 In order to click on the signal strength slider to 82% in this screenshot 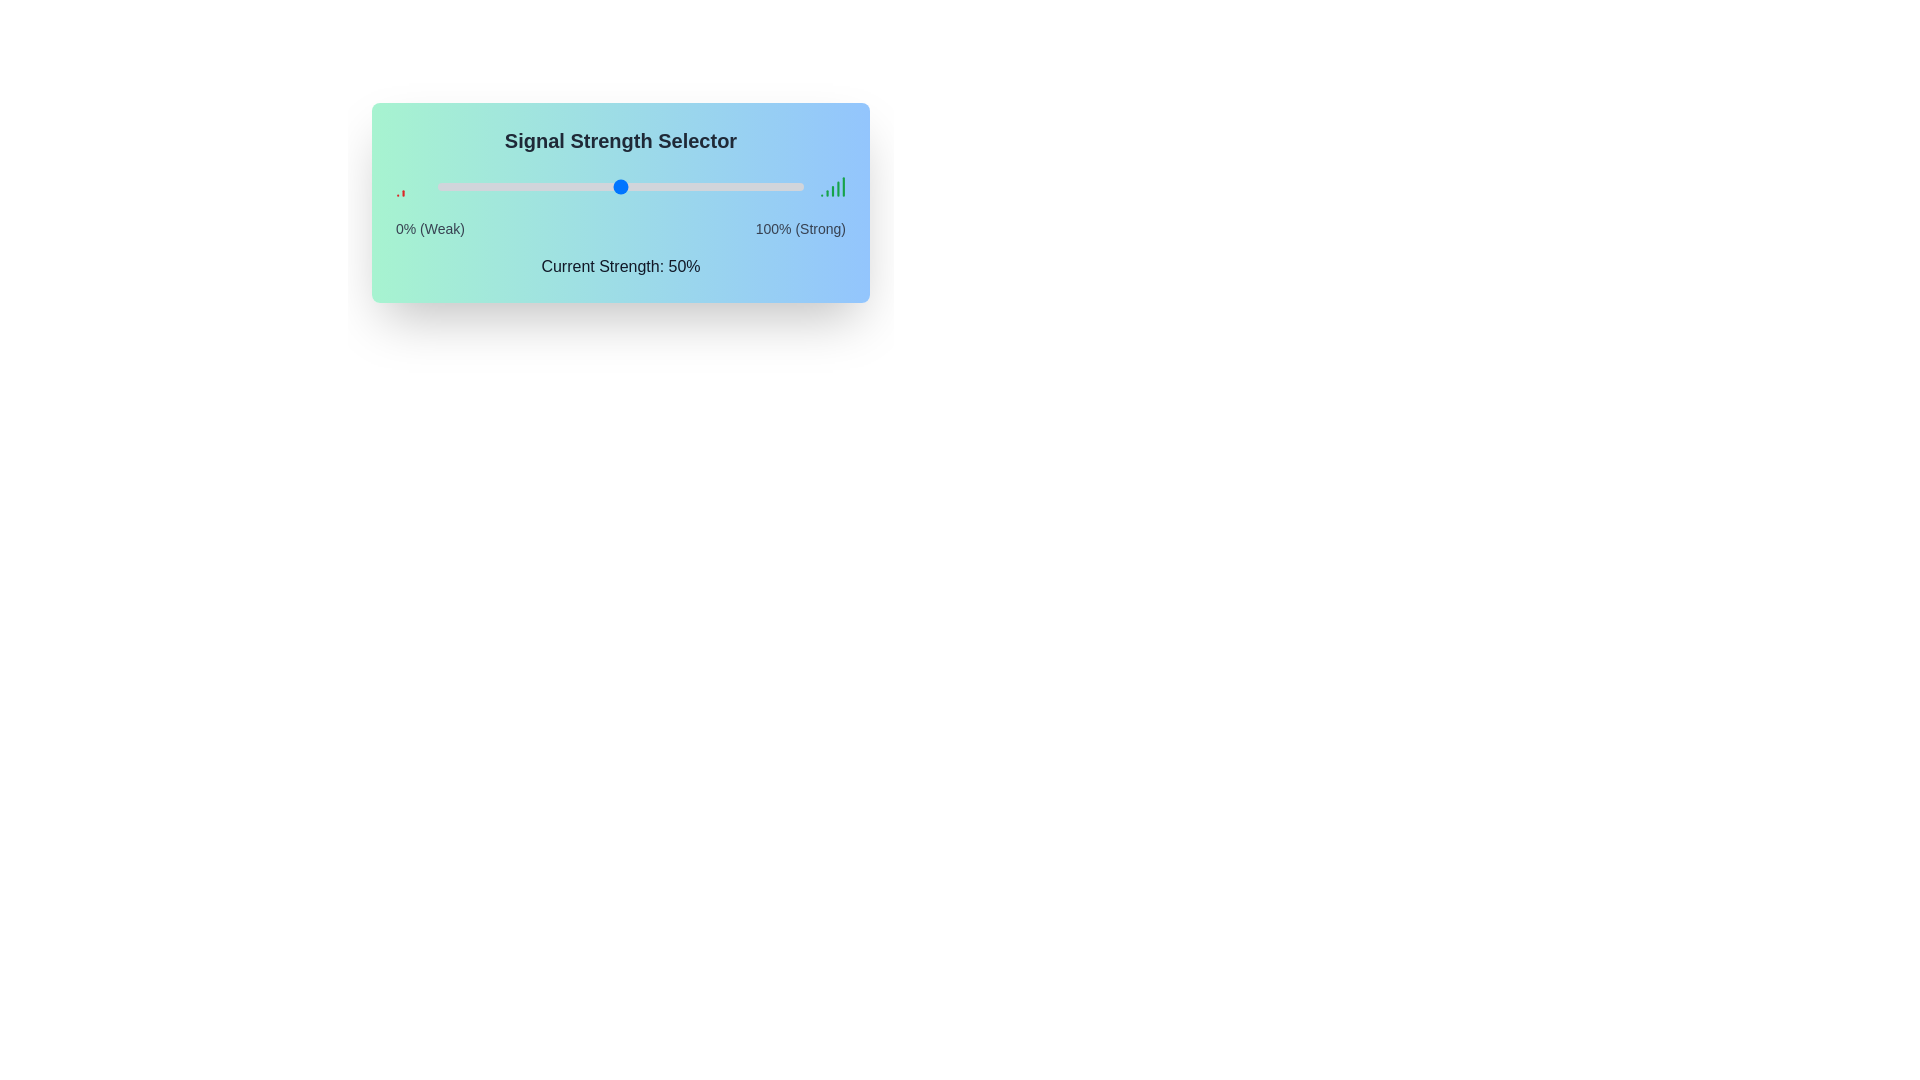, I will do `click(736, 186)`.